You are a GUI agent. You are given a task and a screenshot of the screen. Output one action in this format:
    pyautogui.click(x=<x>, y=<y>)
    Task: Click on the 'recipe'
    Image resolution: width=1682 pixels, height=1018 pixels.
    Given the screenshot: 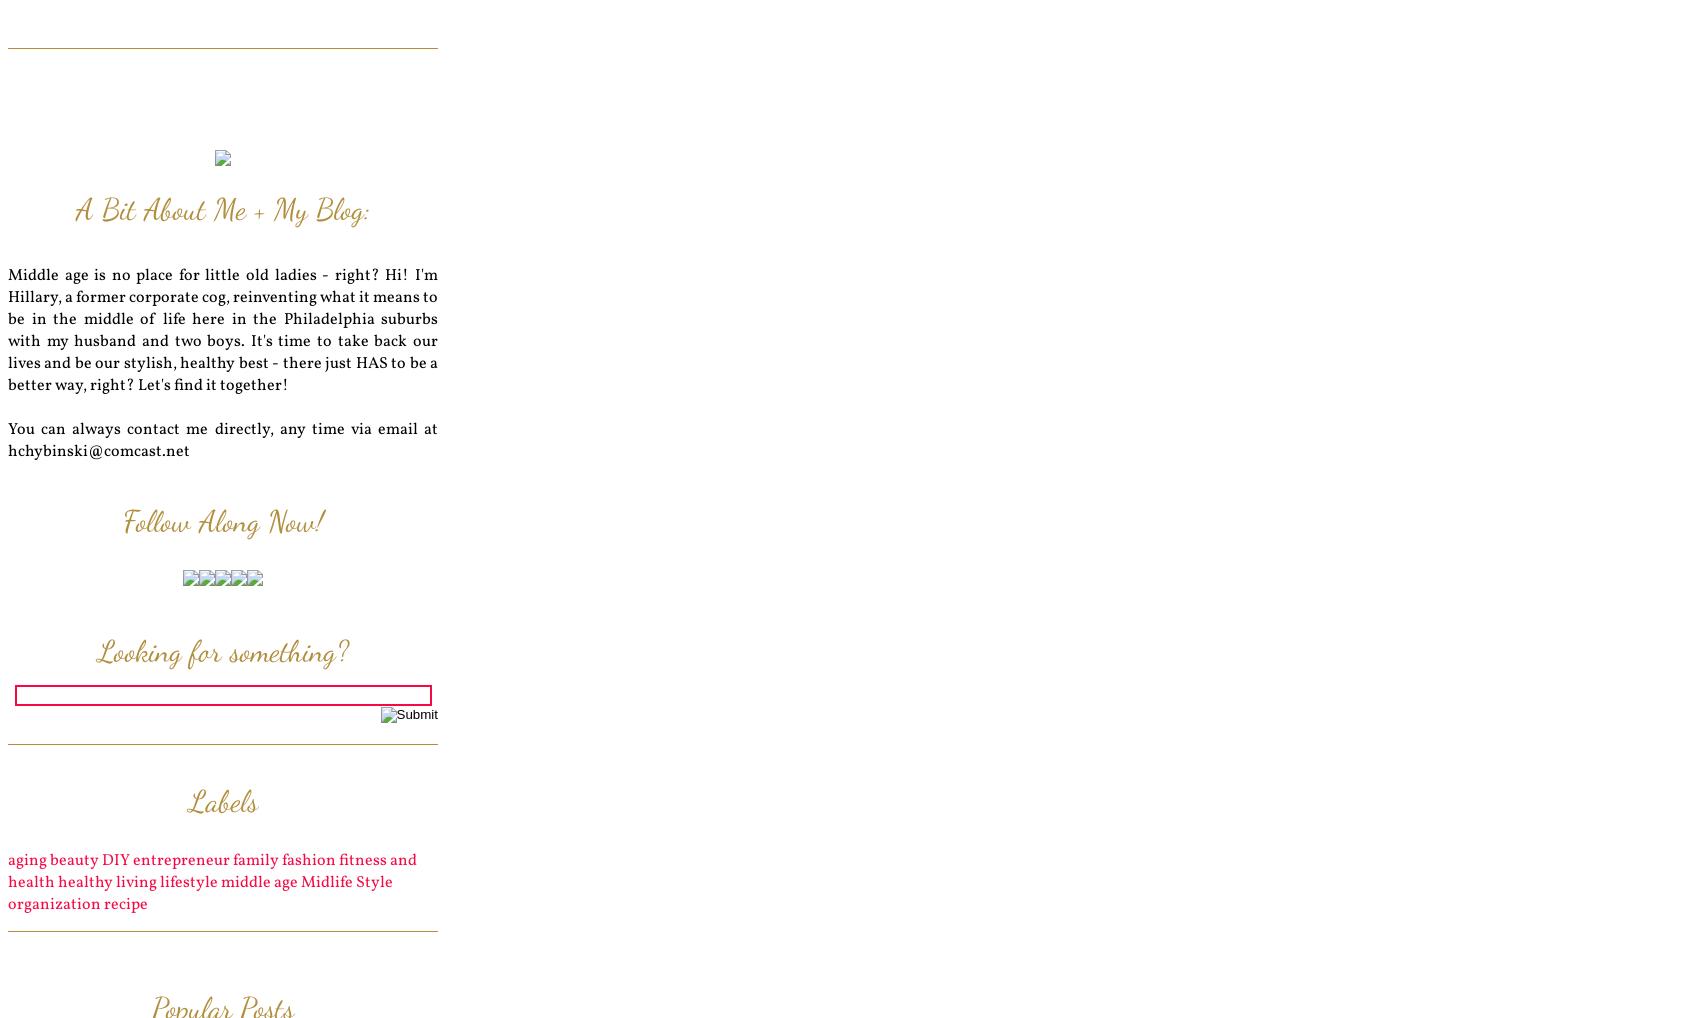 What is the action you would take?
    pyautogui.click(x=124, y=905)
    